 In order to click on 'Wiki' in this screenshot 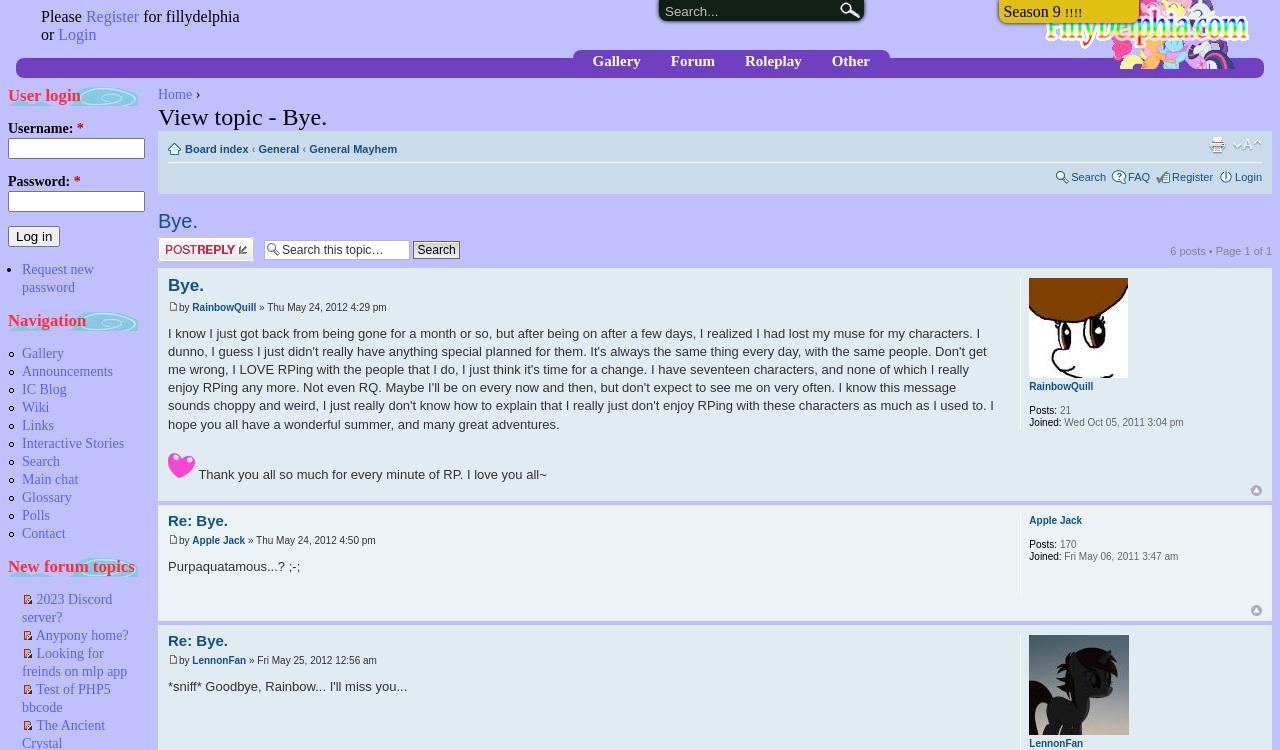, I will do `click(35, 407)`.